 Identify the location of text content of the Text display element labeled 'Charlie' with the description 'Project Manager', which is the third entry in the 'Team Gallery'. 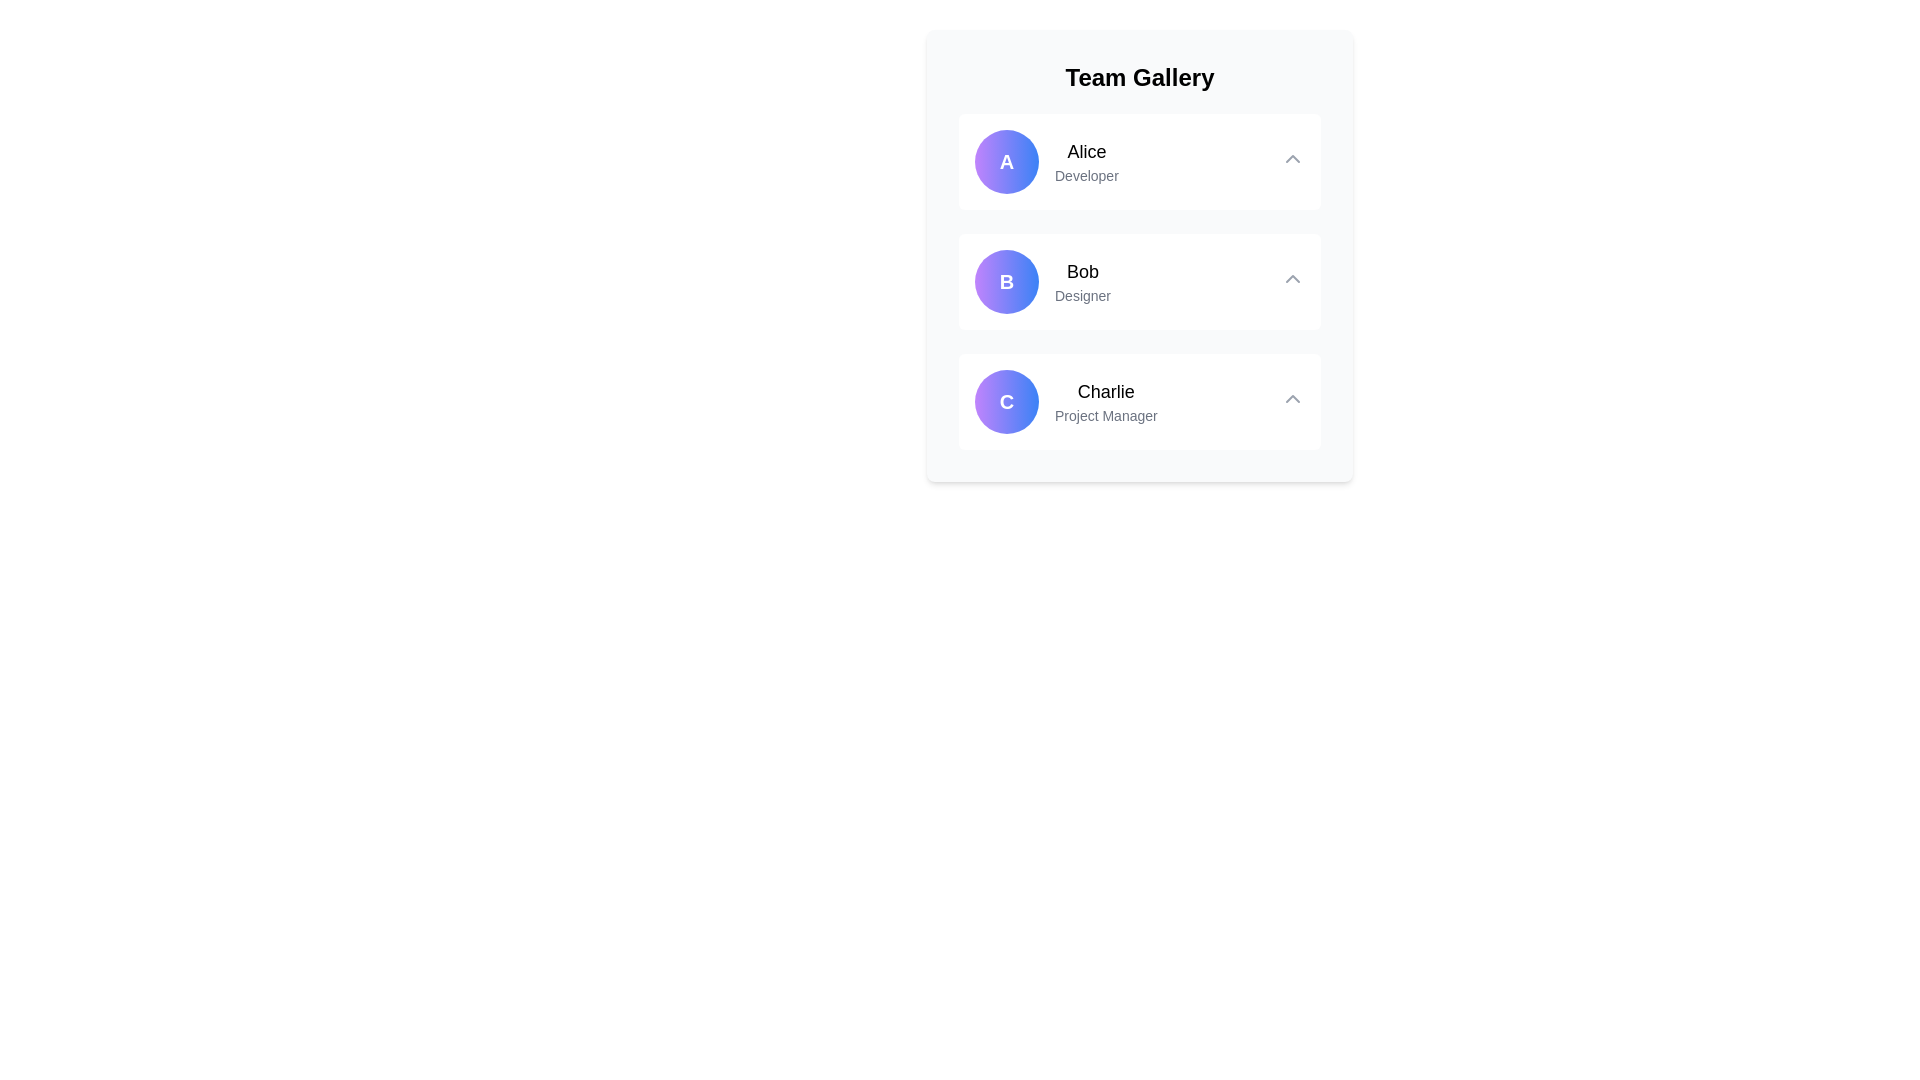
(1105, 401).